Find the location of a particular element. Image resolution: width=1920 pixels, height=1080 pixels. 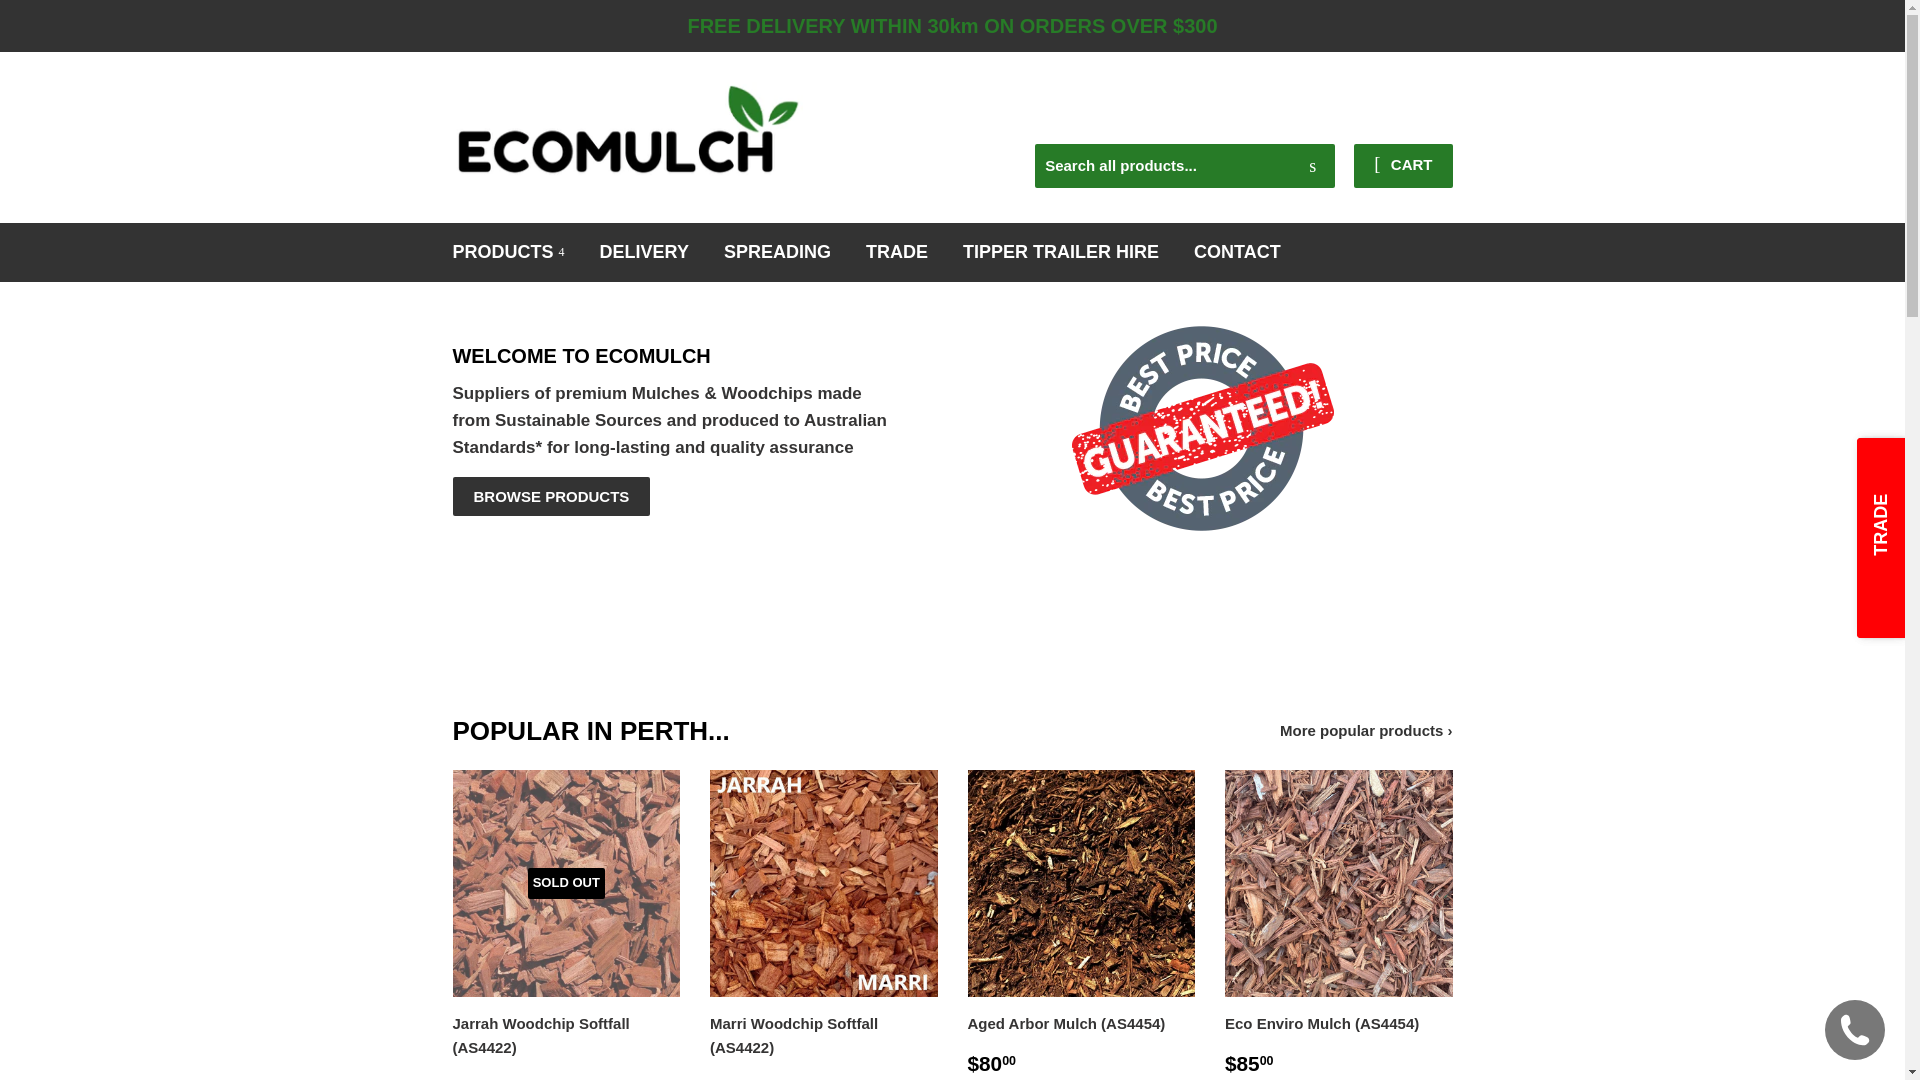

'FREE DELIVERY WITHIN 30km ON ORDERS OVER $300' is located at coordinates (951, 26).